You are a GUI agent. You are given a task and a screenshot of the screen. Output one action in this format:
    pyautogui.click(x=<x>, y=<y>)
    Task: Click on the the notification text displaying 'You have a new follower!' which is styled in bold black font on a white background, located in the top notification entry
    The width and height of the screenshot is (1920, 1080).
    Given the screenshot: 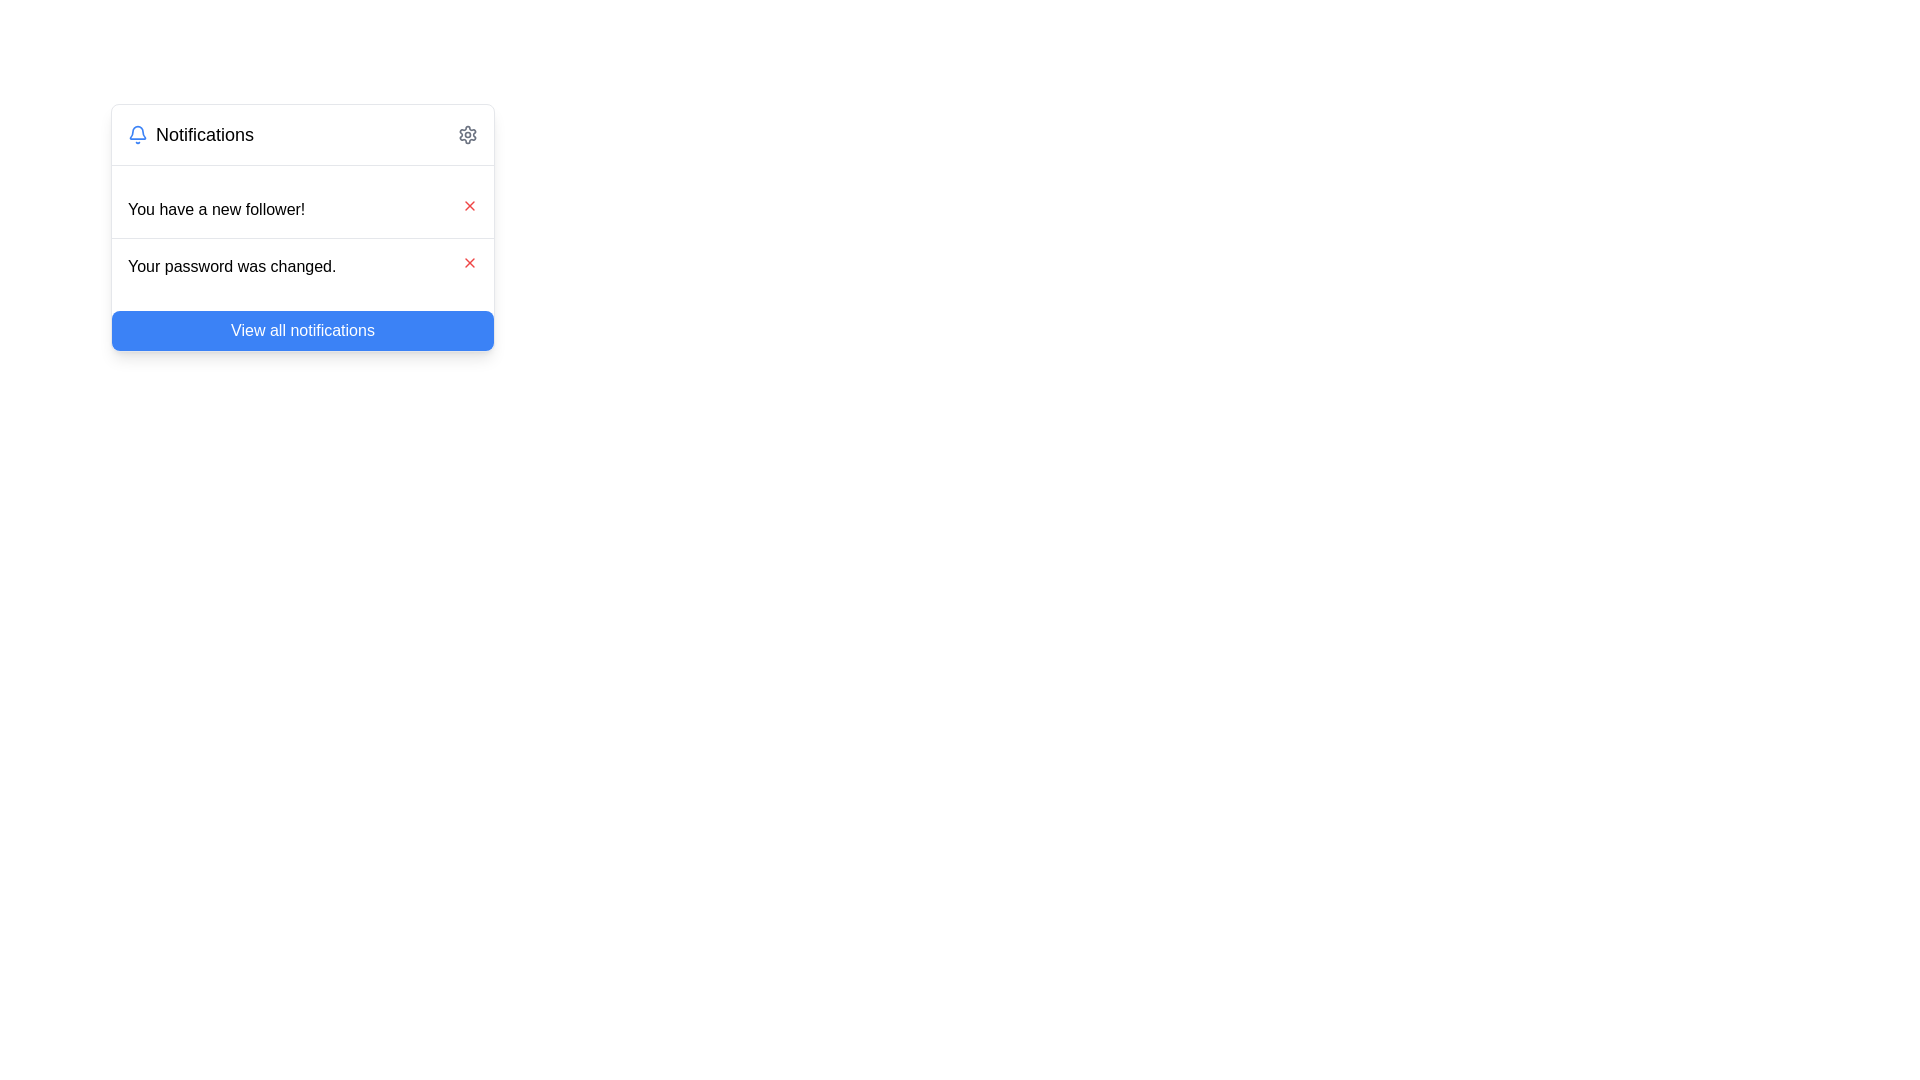 What is the action you would take?
    pyautogui.click(x=216, y=209)
    